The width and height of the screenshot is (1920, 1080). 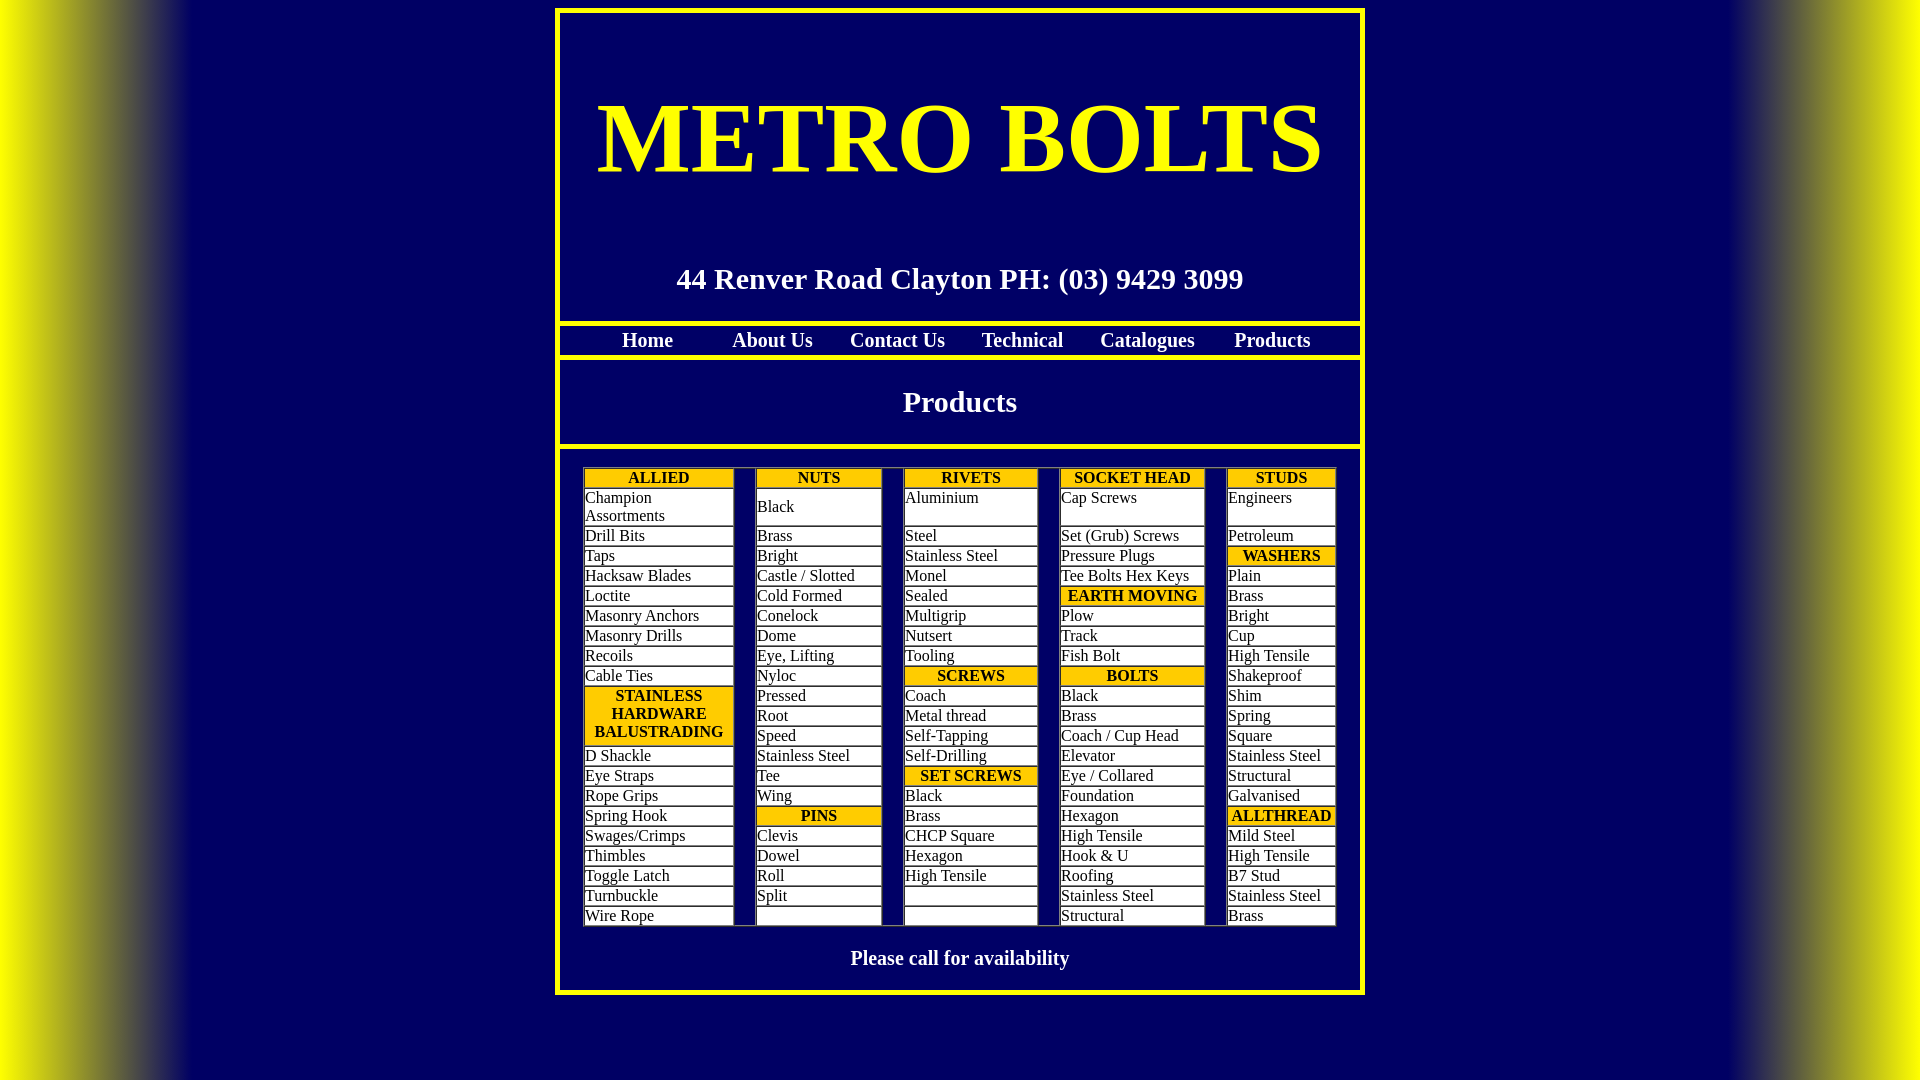 I want to click on 'Home', so click(x=621, y=338).